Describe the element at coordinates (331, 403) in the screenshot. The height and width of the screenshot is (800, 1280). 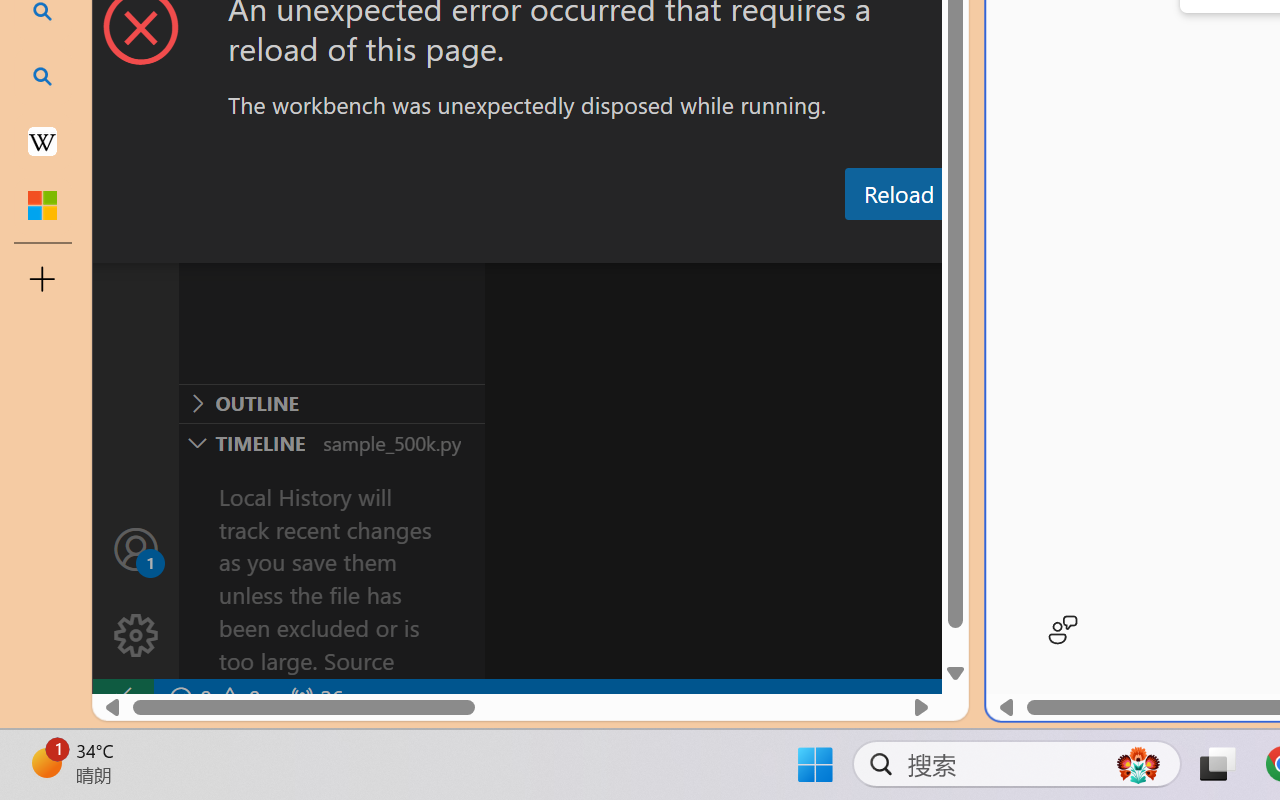
I see `'Outline Section'` at that location.